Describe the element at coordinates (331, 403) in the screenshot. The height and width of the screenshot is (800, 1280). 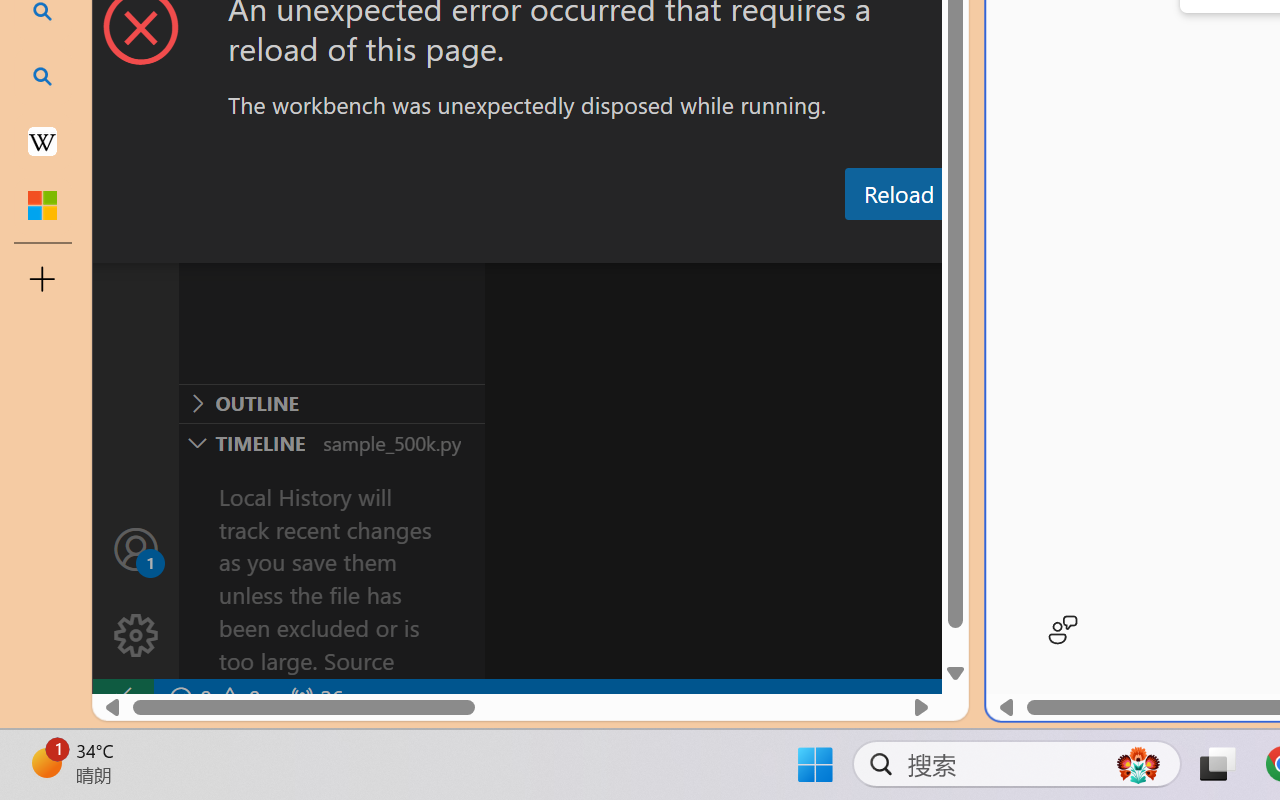
I see `'Outline Section'` at that location.